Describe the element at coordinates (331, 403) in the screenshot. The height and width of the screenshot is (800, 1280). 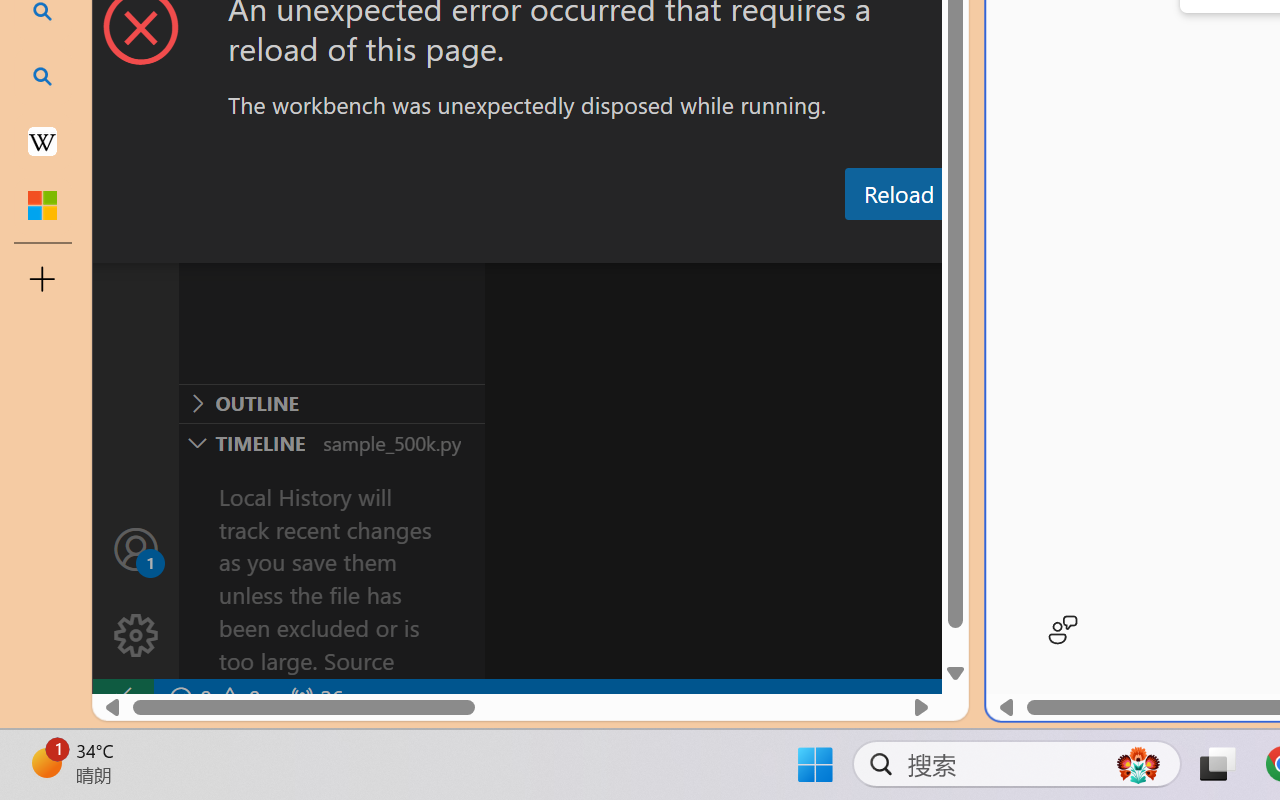
I see `'Outline Section'` at that location.